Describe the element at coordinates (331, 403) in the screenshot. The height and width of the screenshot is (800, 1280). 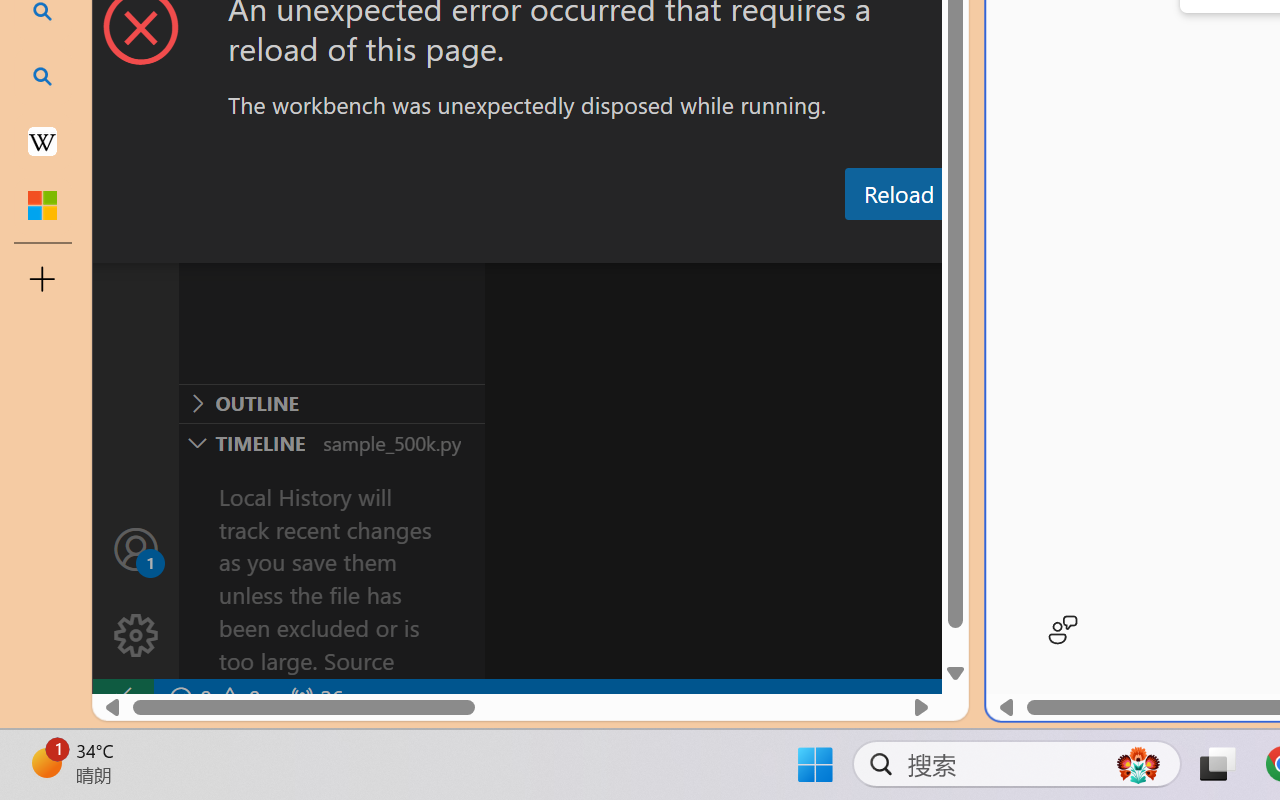
I see `'Outline Section'` at that location.